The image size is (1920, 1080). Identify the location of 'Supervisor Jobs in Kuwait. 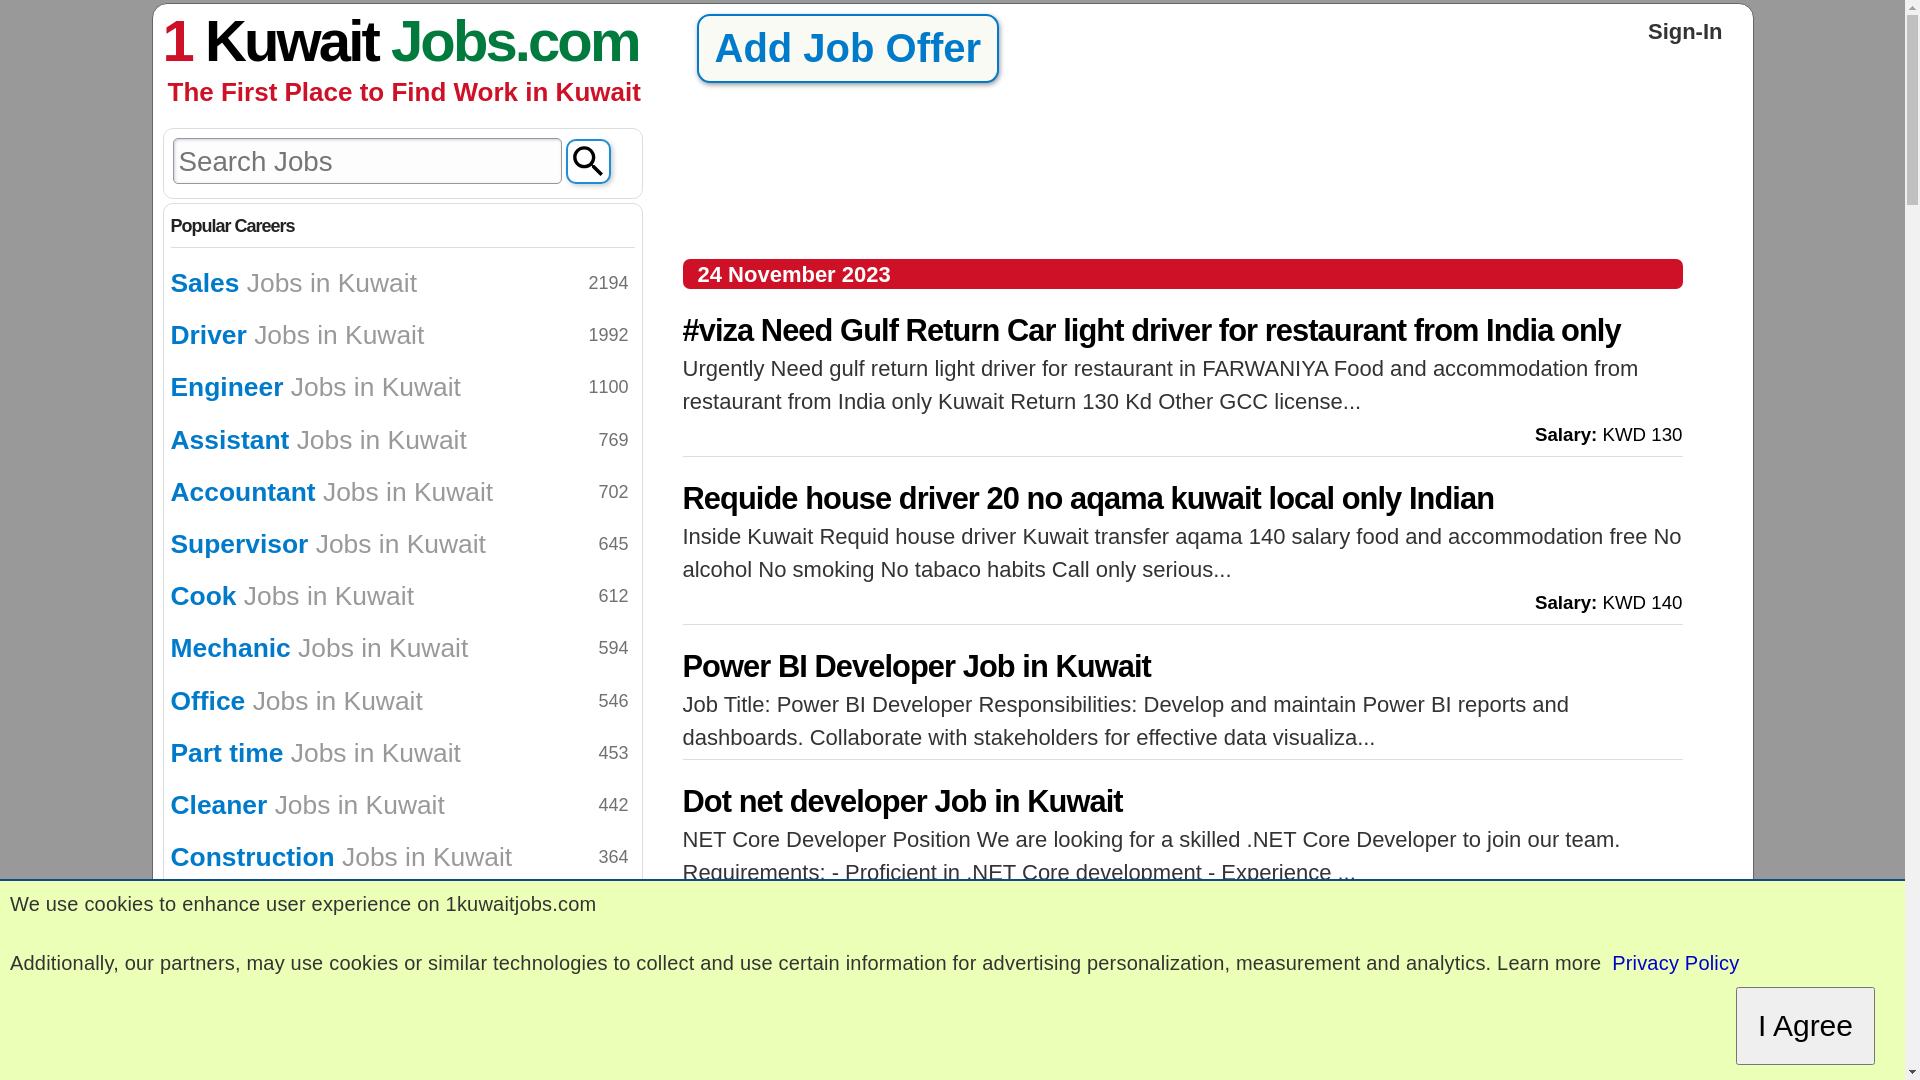
(401, 543).